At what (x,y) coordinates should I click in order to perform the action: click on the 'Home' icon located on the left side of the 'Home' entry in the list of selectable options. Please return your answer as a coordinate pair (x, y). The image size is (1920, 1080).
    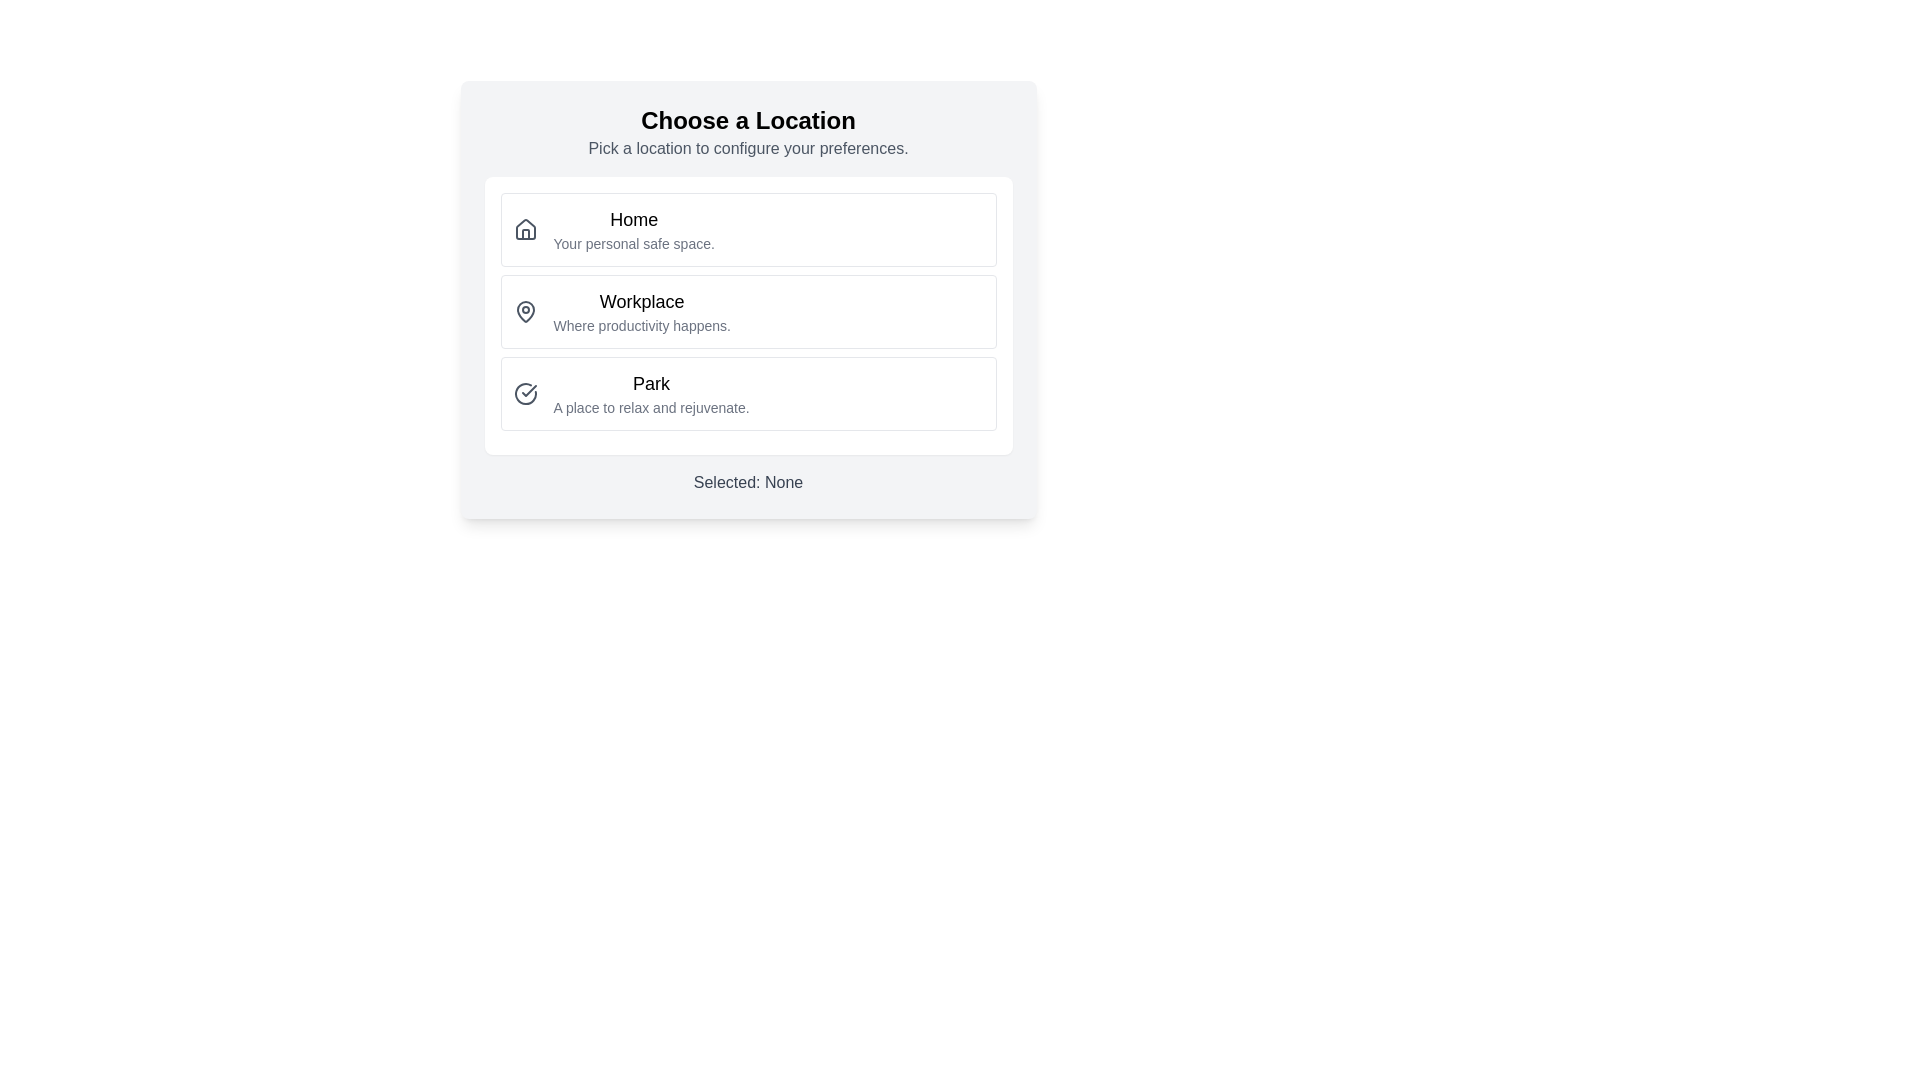
    Looking at the image, I should click on (525, 228).